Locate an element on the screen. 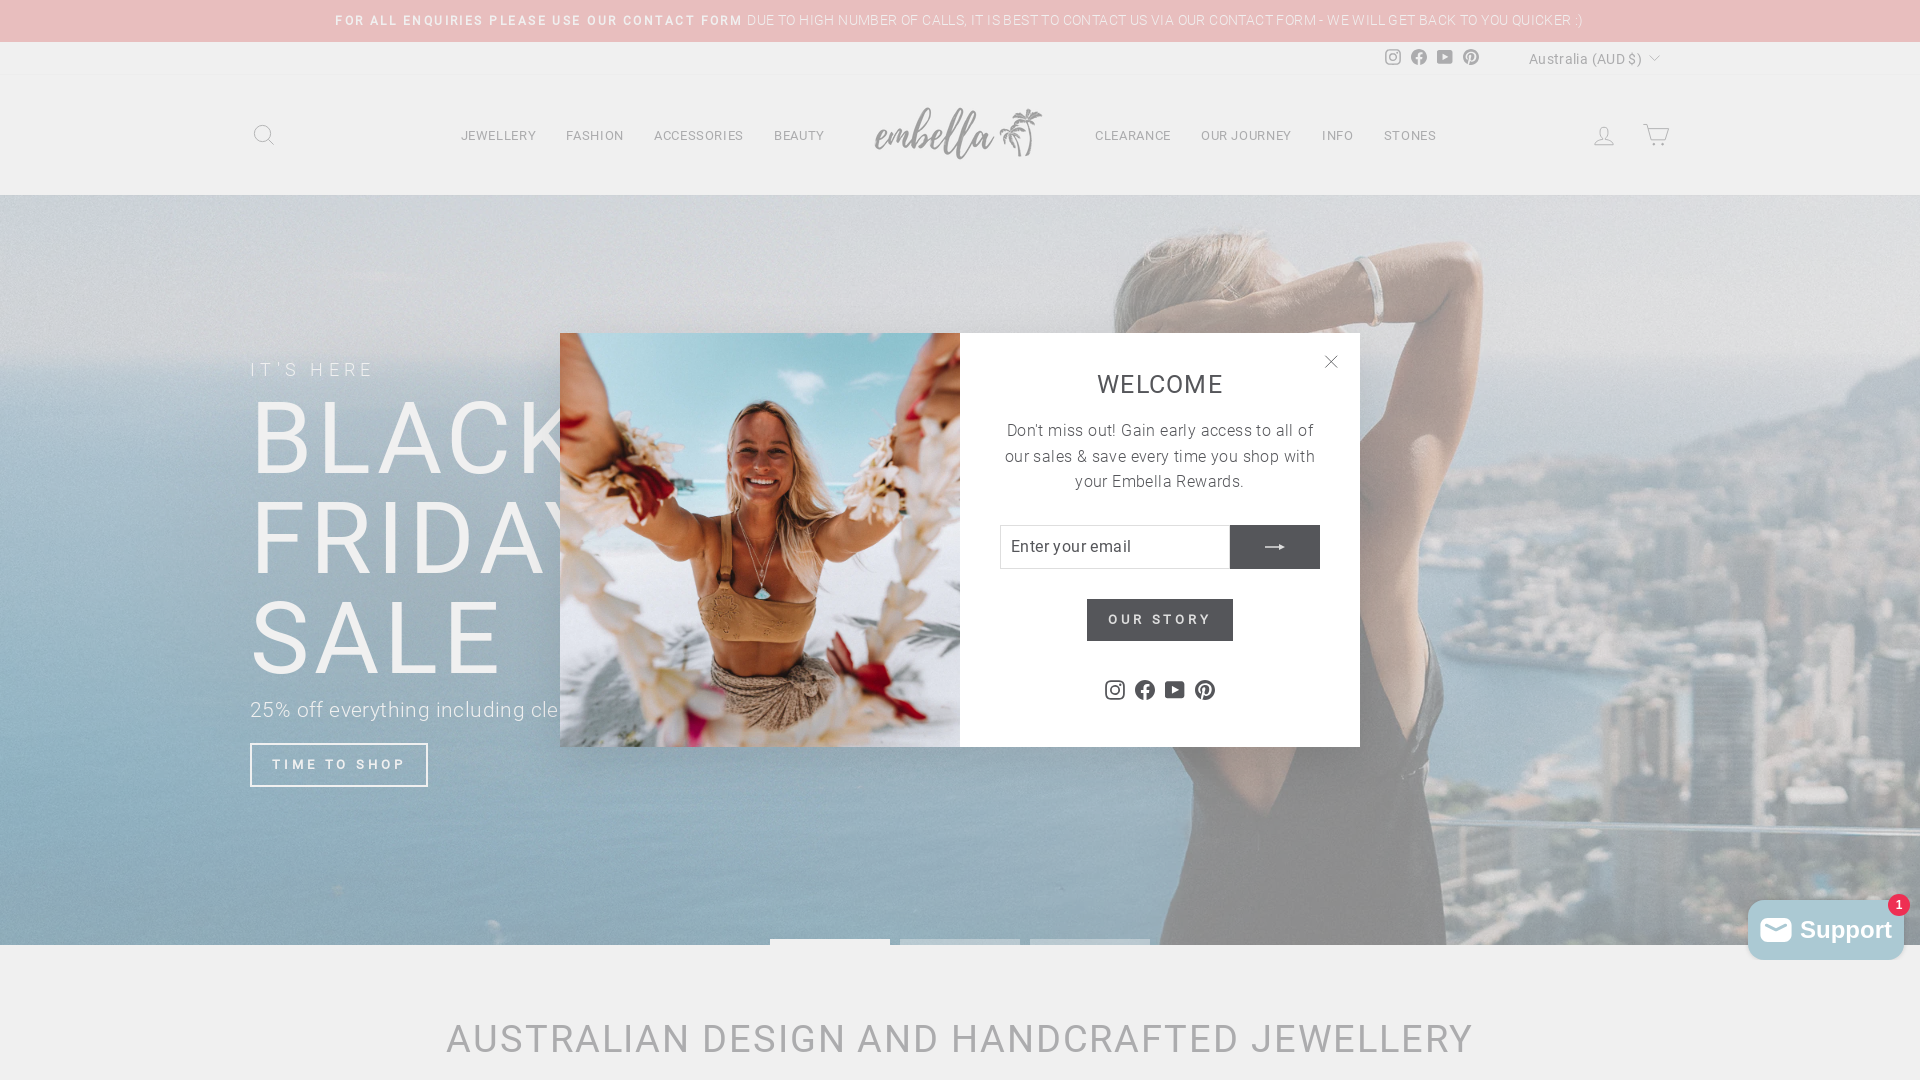 The width and height of the screenshot is (1920, 1080). 'BEAUTY' is located at coordinates (757, 135).